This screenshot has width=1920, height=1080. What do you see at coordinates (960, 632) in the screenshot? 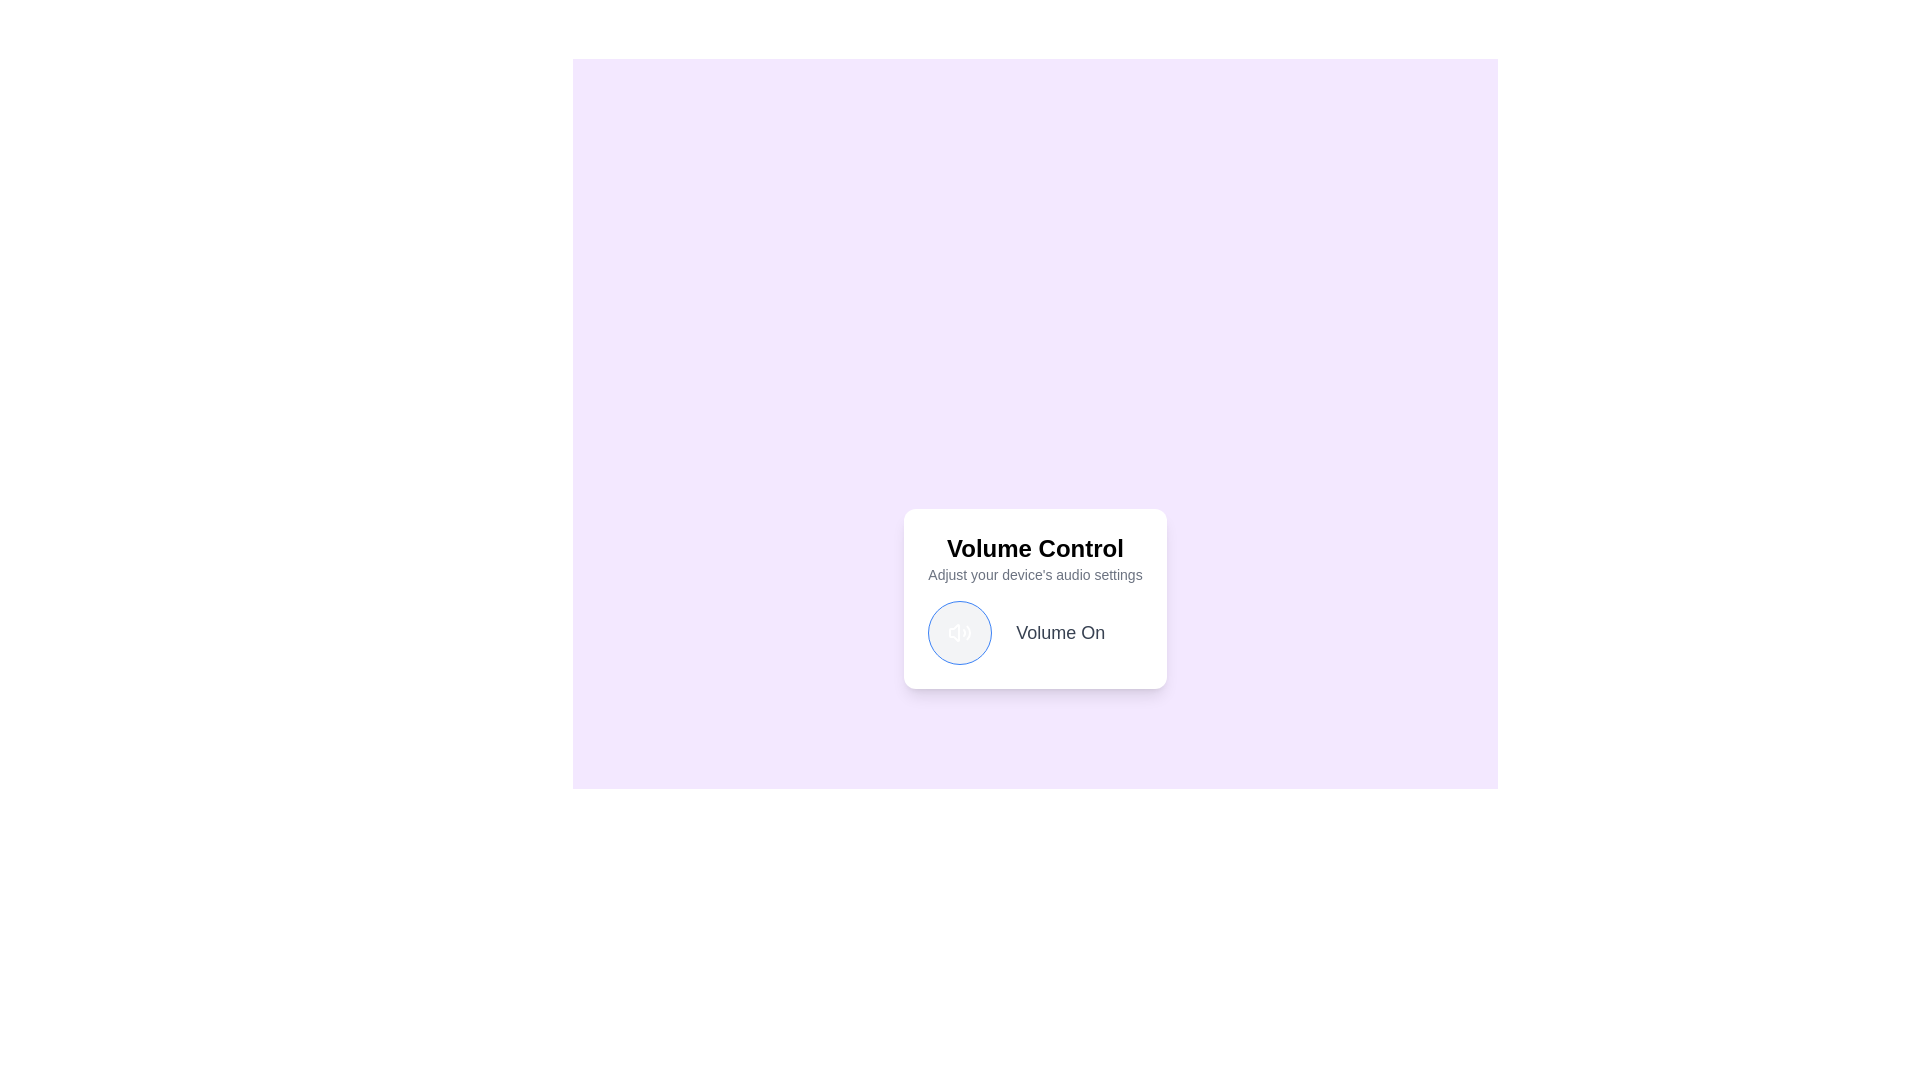
I see `the volume toggle button to change its state` at bounding box center [960, 632].